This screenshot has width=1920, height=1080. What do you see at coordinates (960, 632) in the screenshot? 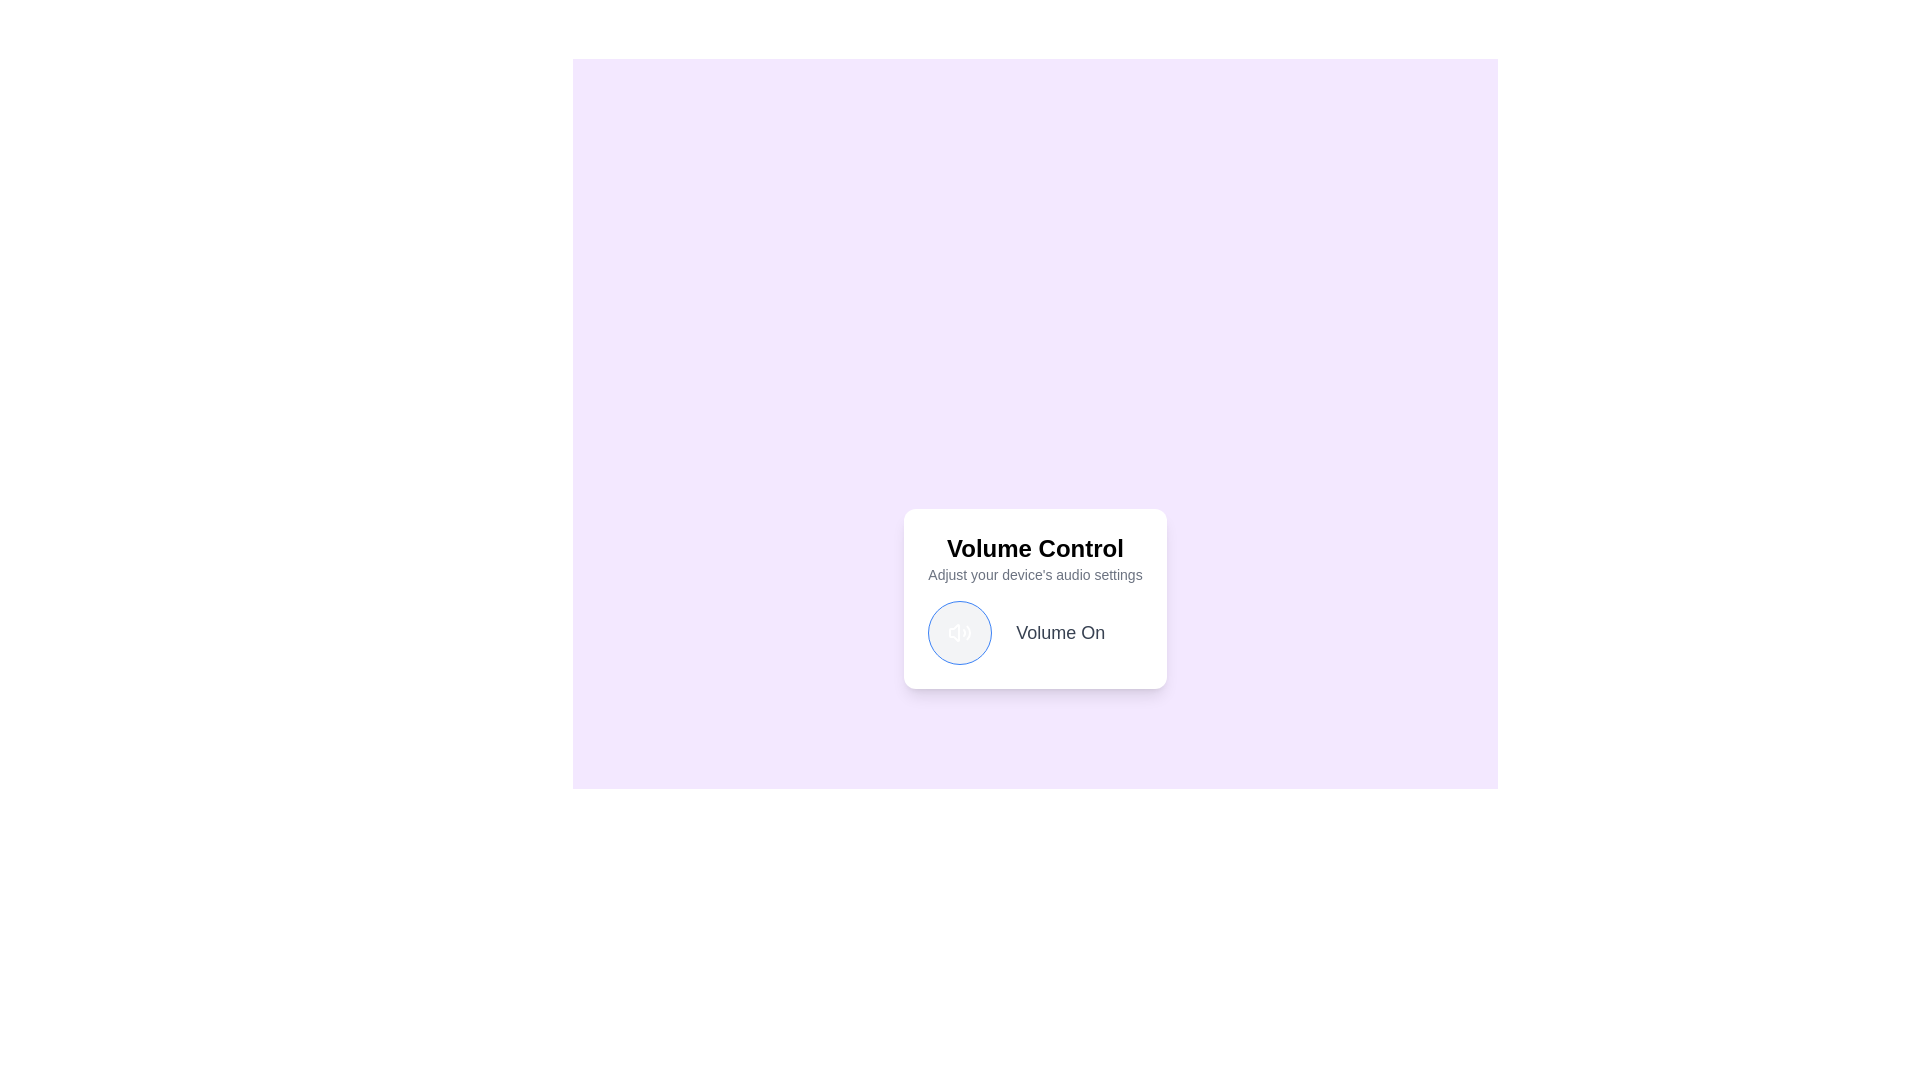
I see `the volume toggle button to change its state` at bounding box center [960, 632].